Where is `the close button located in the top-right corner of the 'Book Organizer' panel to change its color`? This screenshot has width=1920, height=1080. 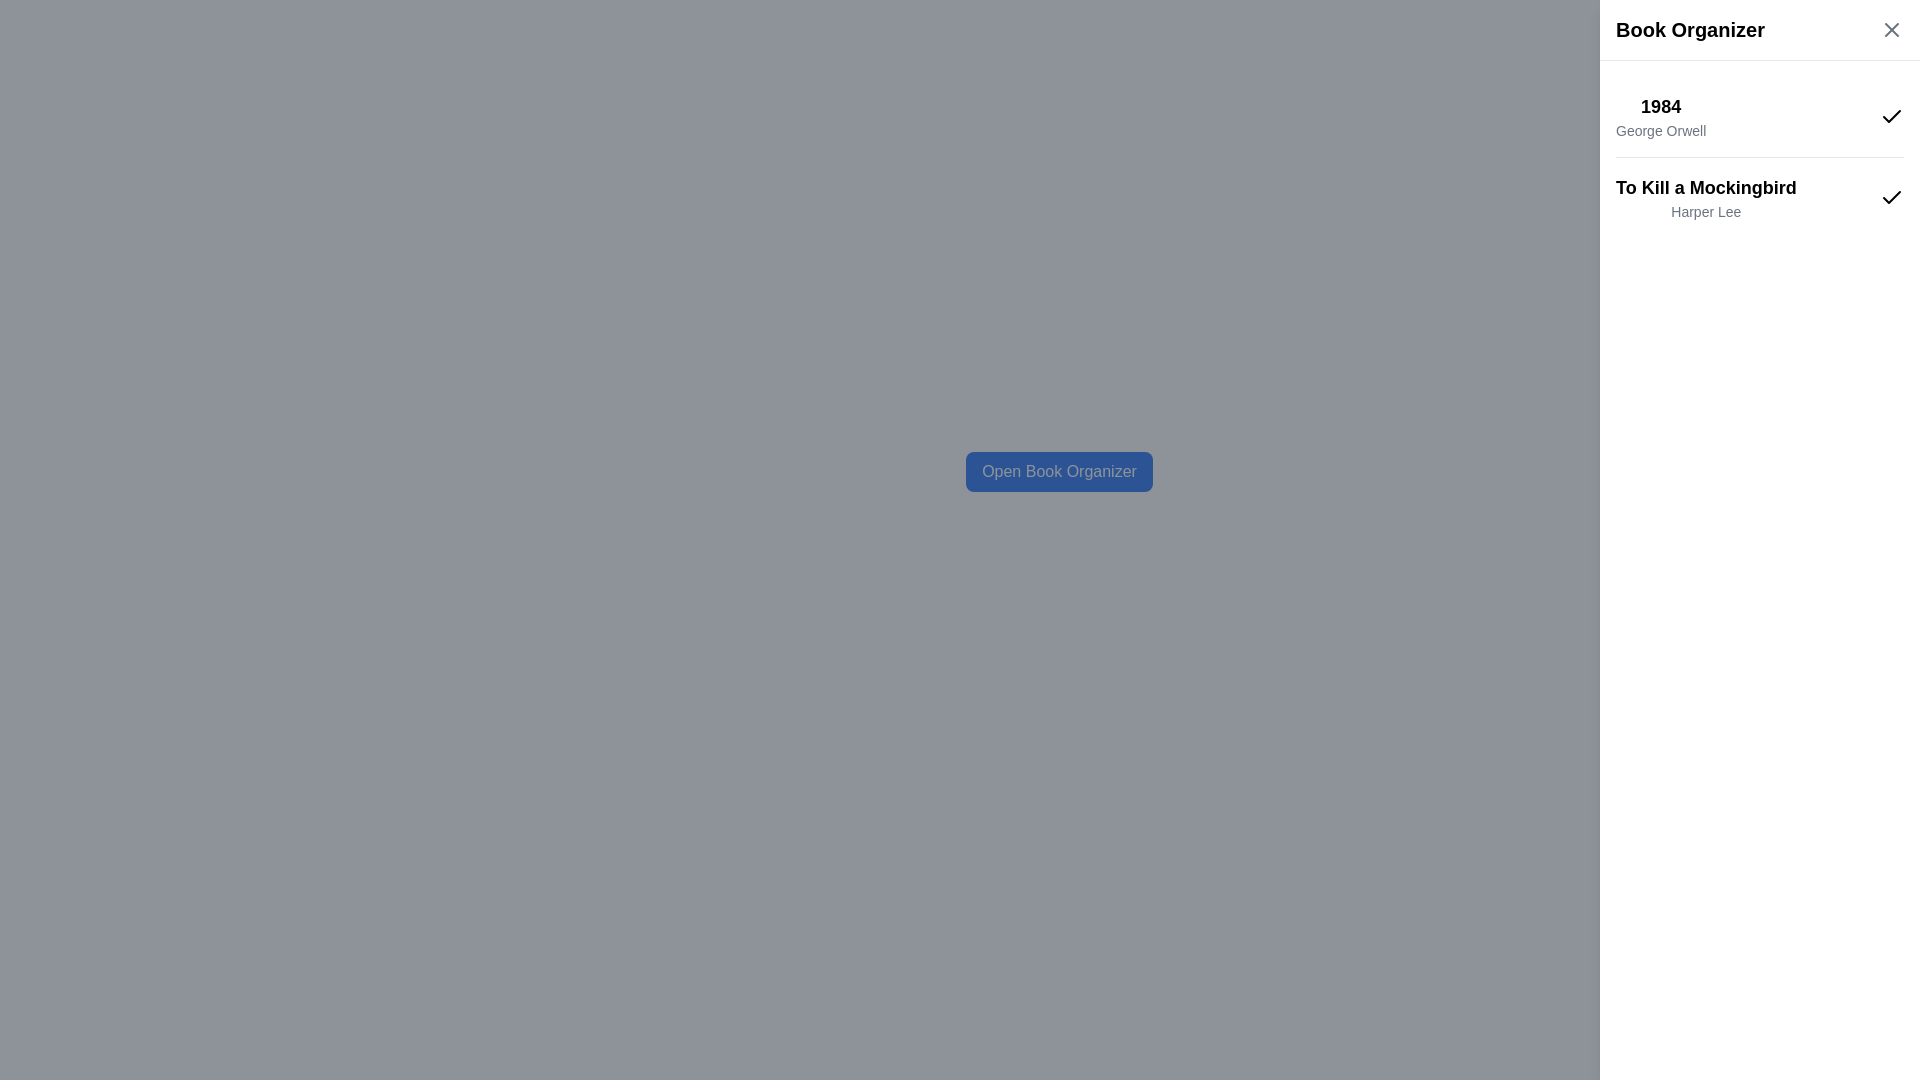
the close button located in the top-right corner of the 'Book Organizer' panel to change its color is located at coordinates (1890, 30).